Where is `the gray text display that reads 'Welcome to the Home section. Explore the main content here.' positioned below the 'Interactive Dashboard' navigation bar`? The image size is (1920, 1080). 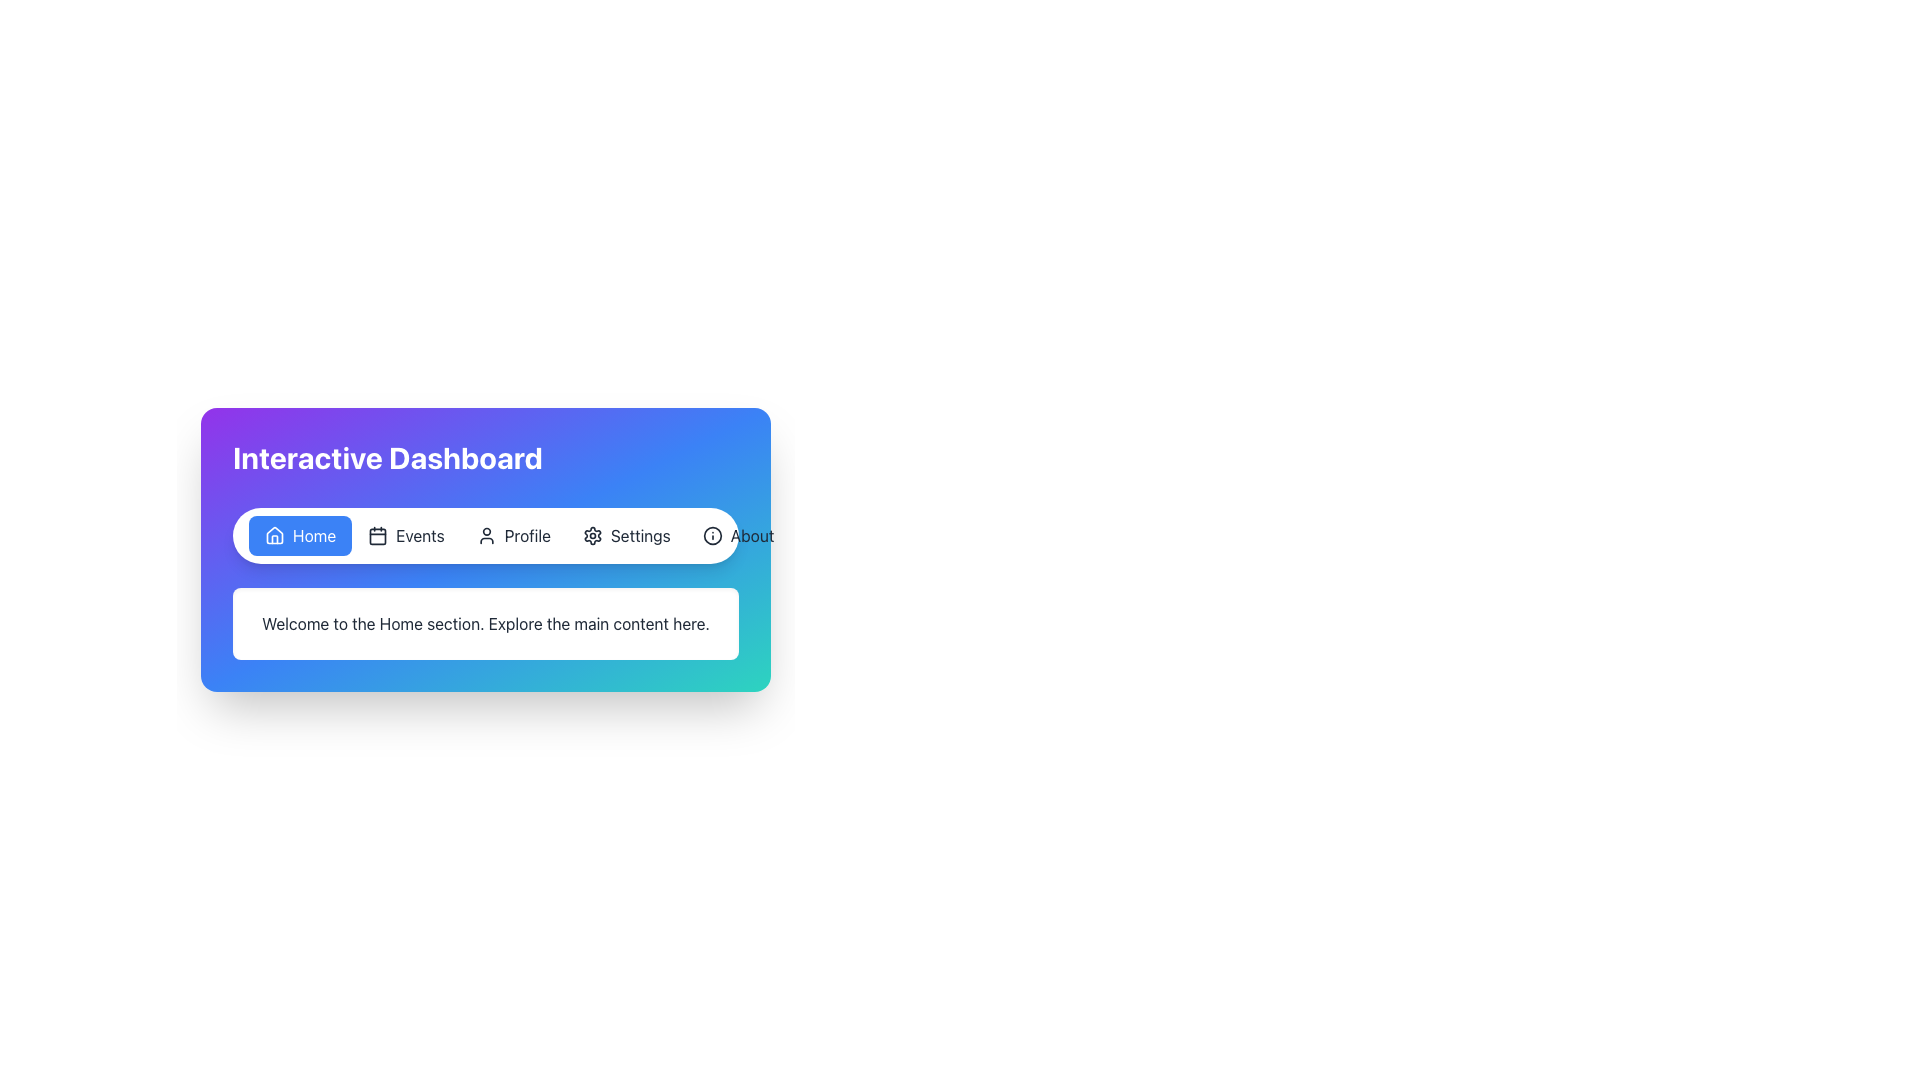
the gray text display that reads 'Welcome to the Home section. Explore the main content here.' positioned below the 'Interactive Dashboard' navigation bar is located at coordinates (485, 623).